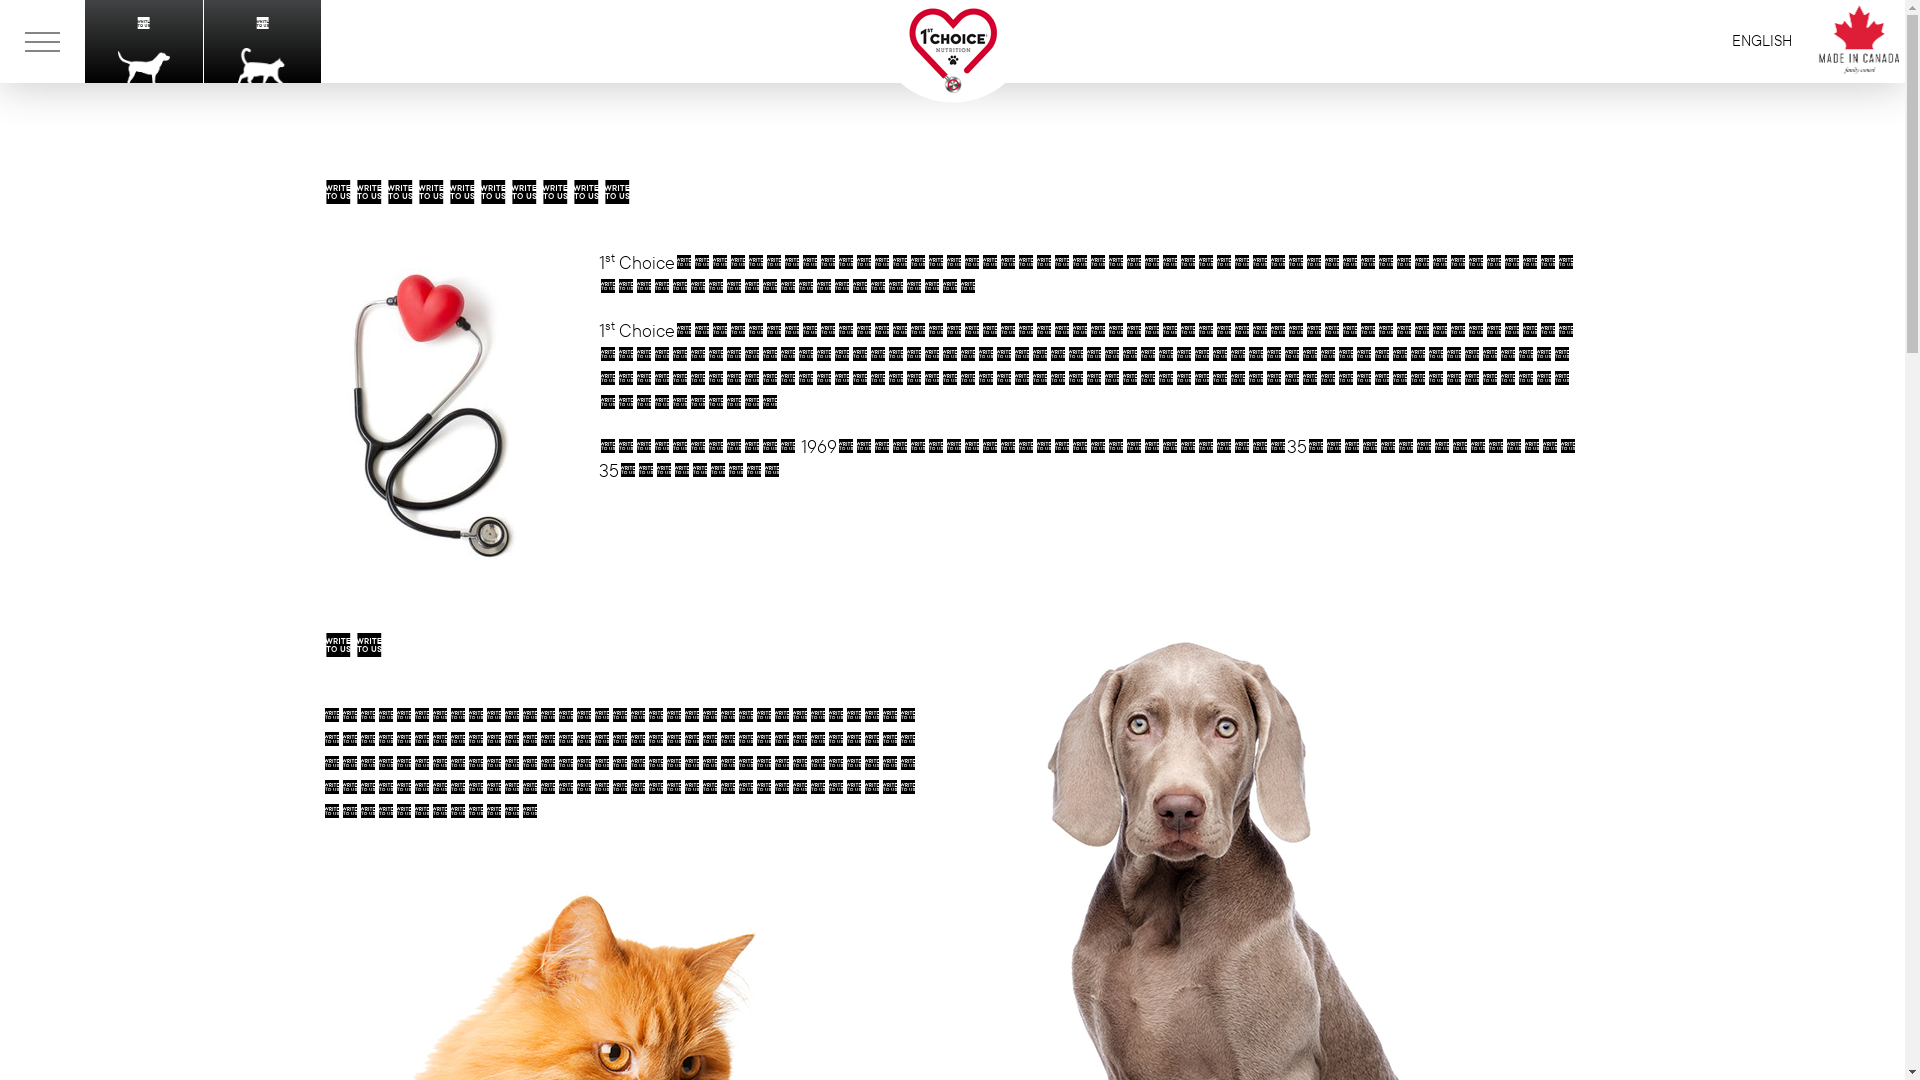  What do you see at coordinates (1761, 41) in the screenshot?
I see `'ENGLISH'` at bounding box center [1761, 41].